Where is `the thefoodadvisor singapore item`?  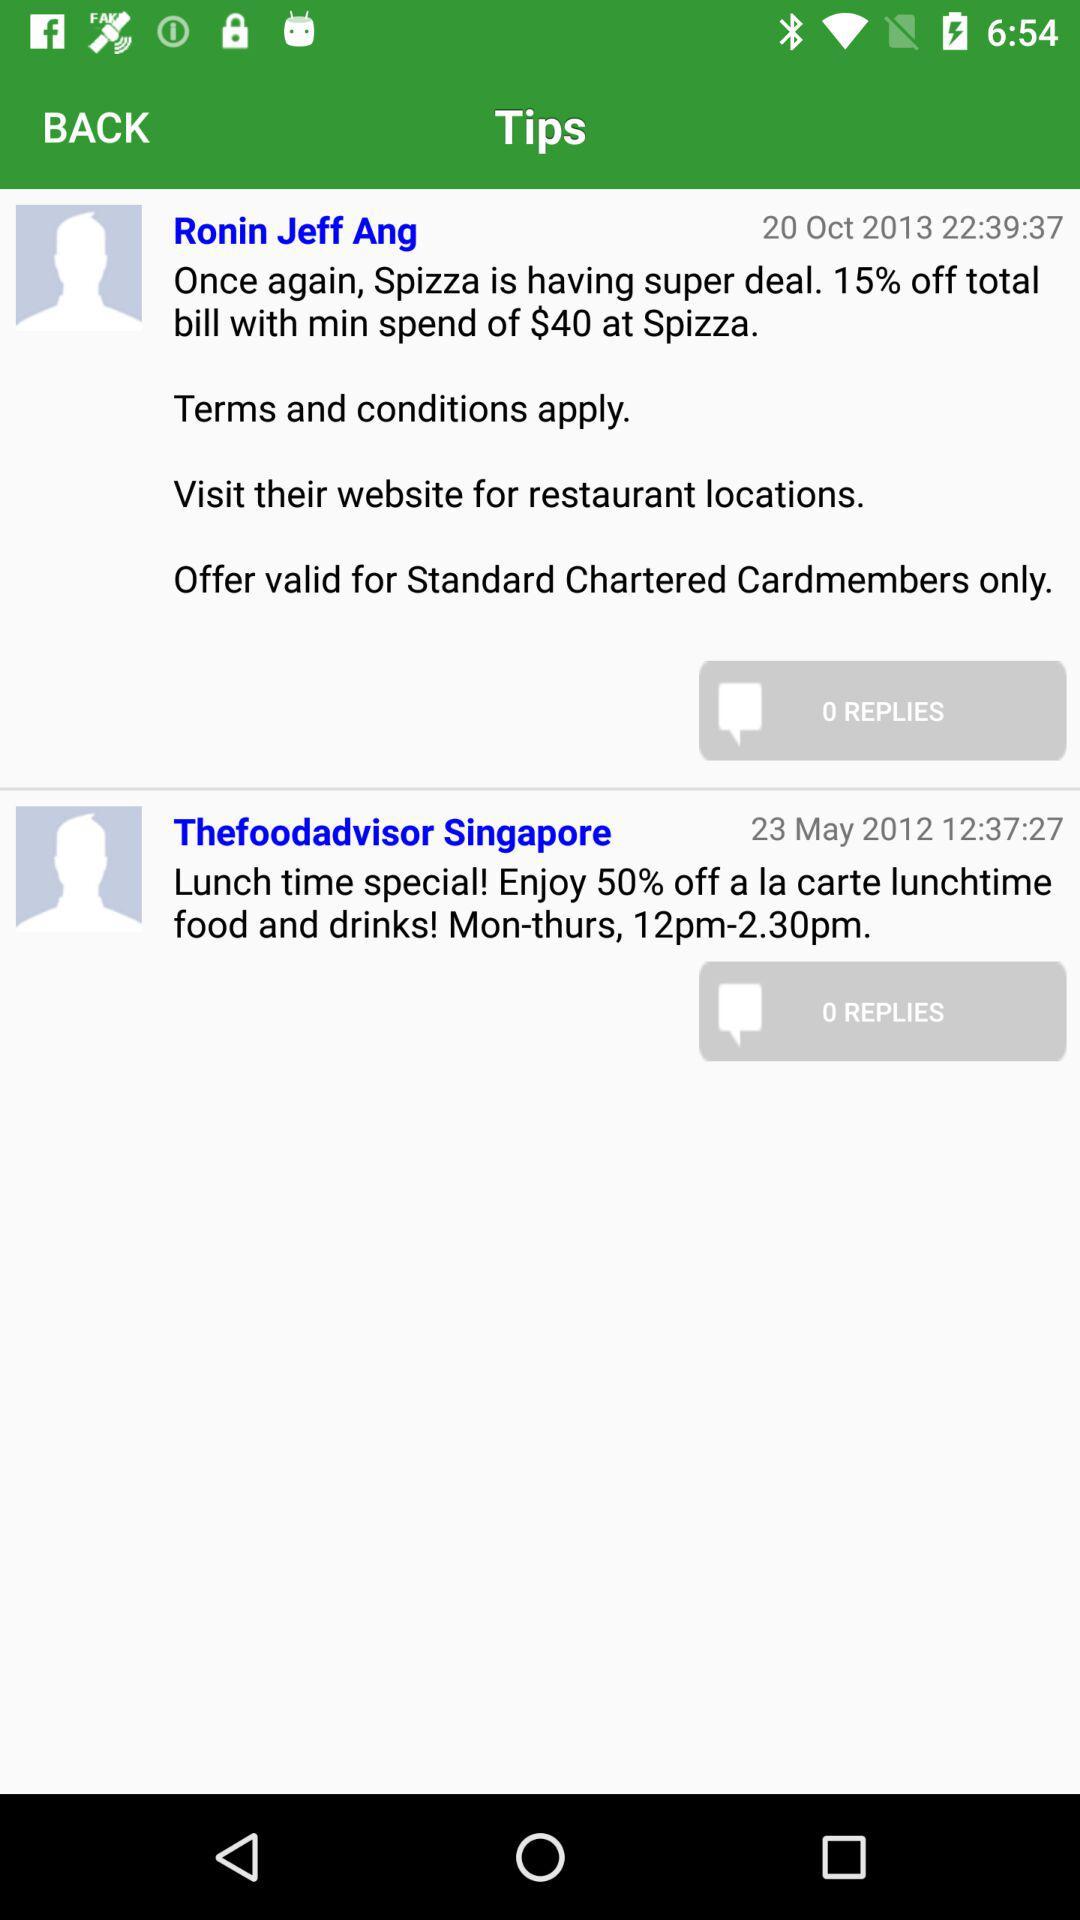 the thefoodadvisor singapore item is located at coordinates (392, 823).